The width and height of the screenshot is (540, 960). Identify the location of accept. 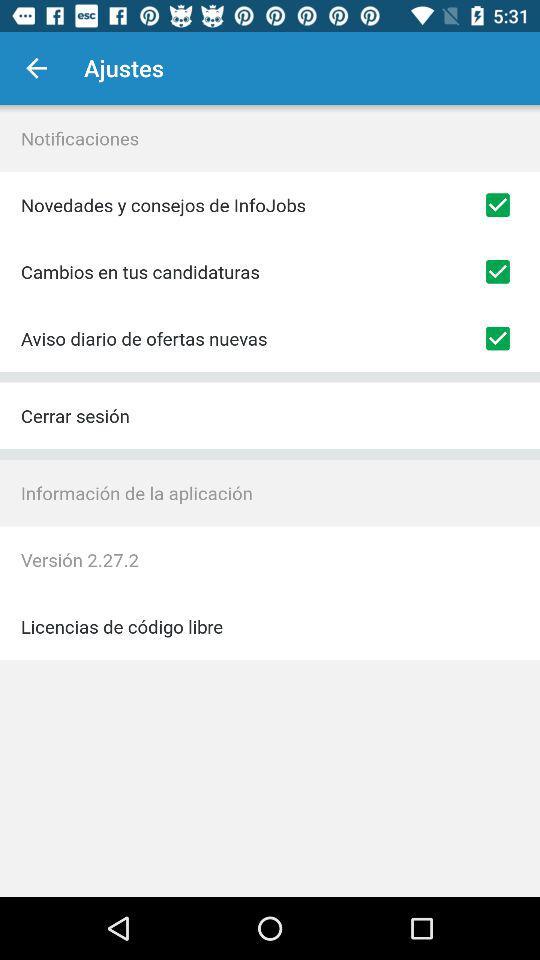
(496, 338).